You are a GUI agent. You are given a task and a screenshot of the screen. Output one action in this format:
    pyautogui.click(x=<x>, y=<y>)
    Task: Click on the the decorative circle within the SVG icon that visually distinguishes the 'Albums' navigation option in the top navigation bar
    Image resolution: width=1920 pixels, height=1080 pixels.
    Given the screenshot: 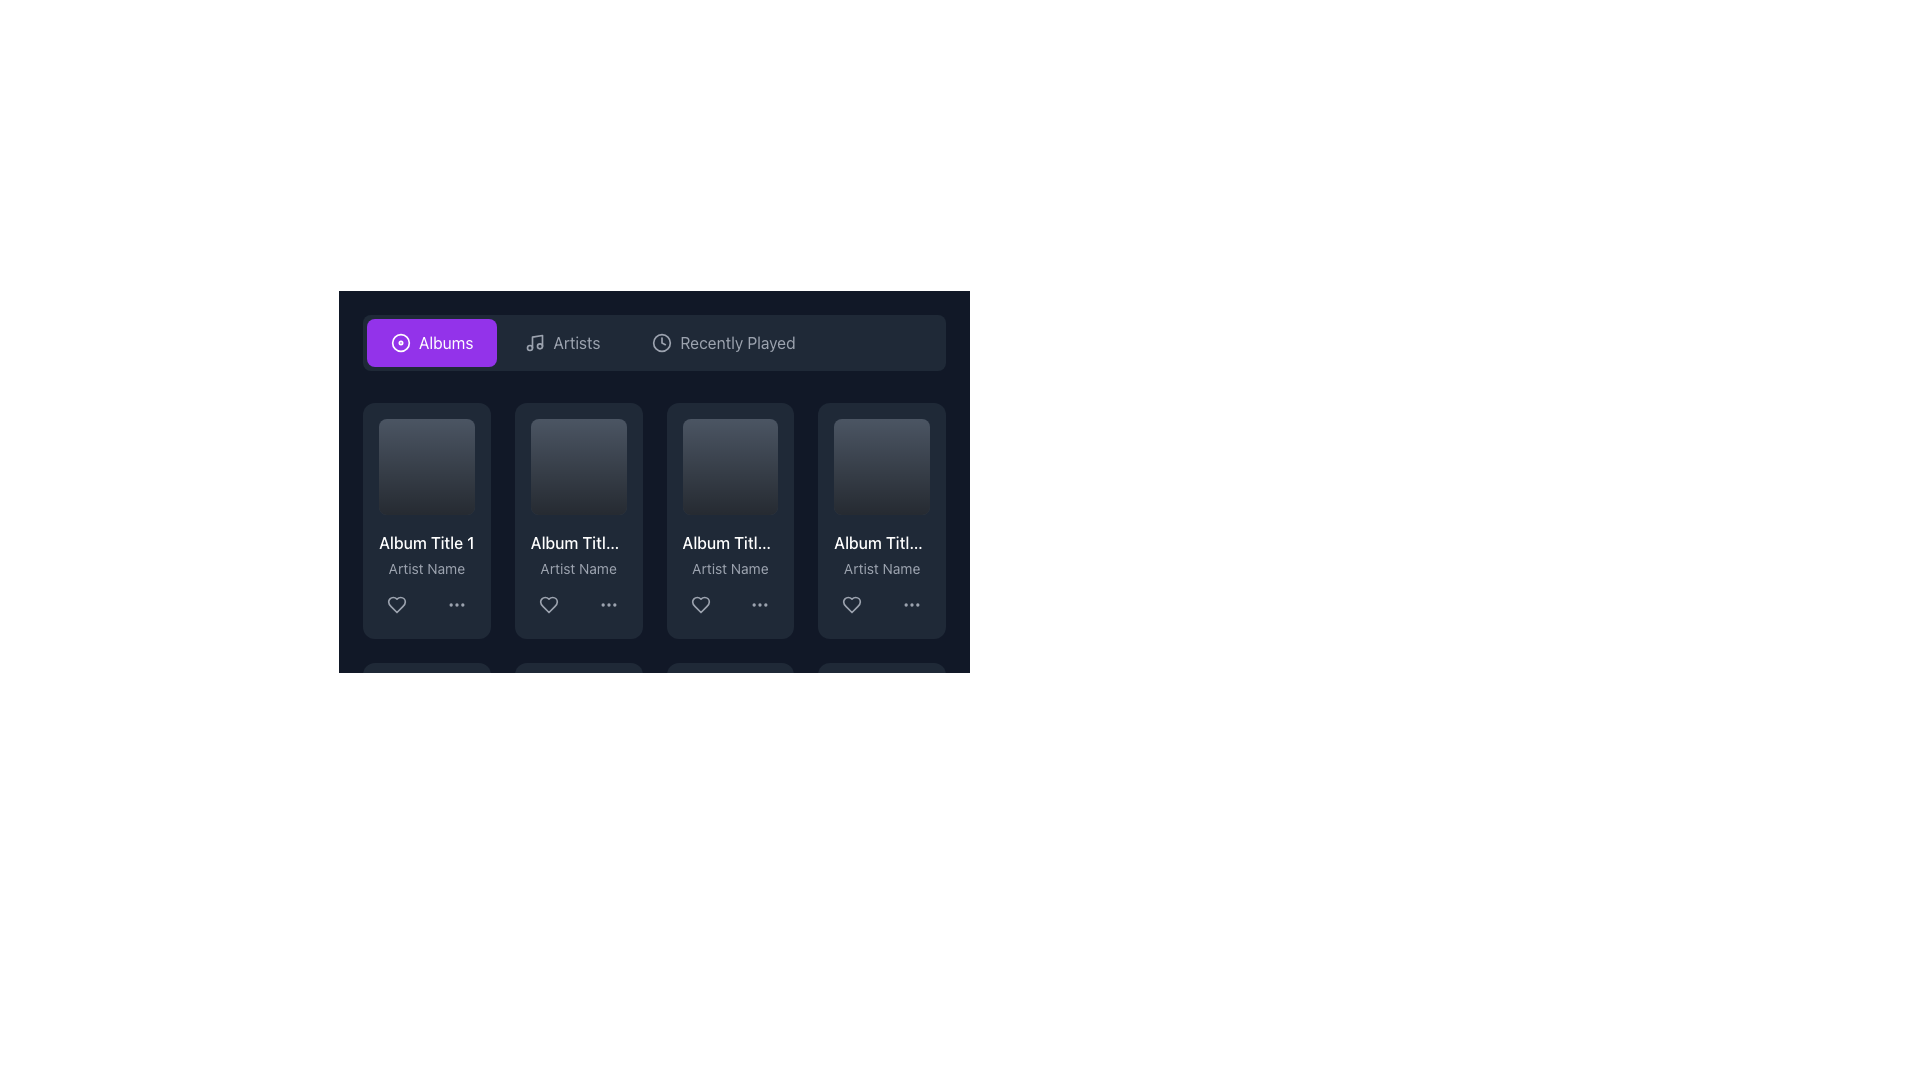 What is the action you would take?
    pyautogui.click(x=400, y=342)
    